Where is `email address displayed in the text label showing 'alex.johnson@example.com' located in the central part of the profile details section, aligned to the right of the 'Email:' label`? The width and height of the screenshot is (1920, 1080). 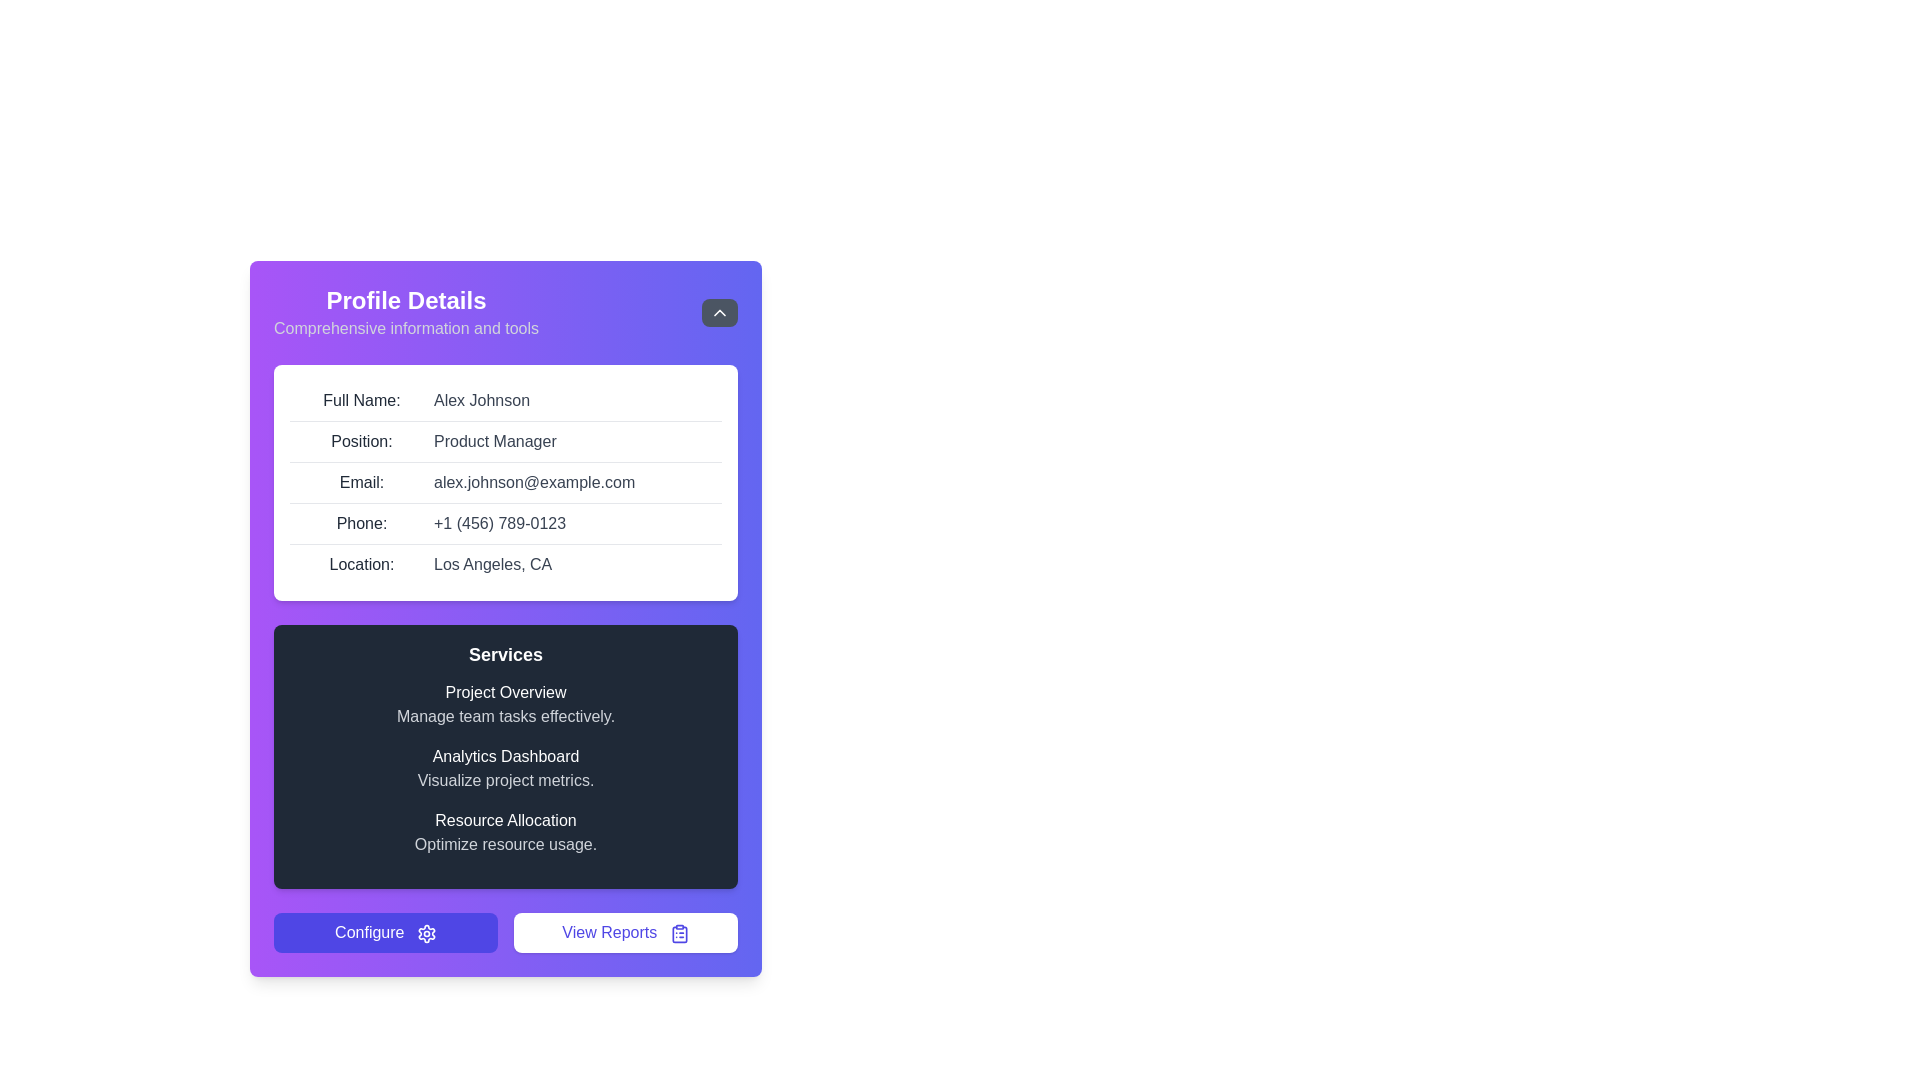
email address displayed in the text label showing 'alex.johnson@example.com' located in the central part of the profile details section, aligned to the right of the 'Email:' label is located at coordinates (534, 482).